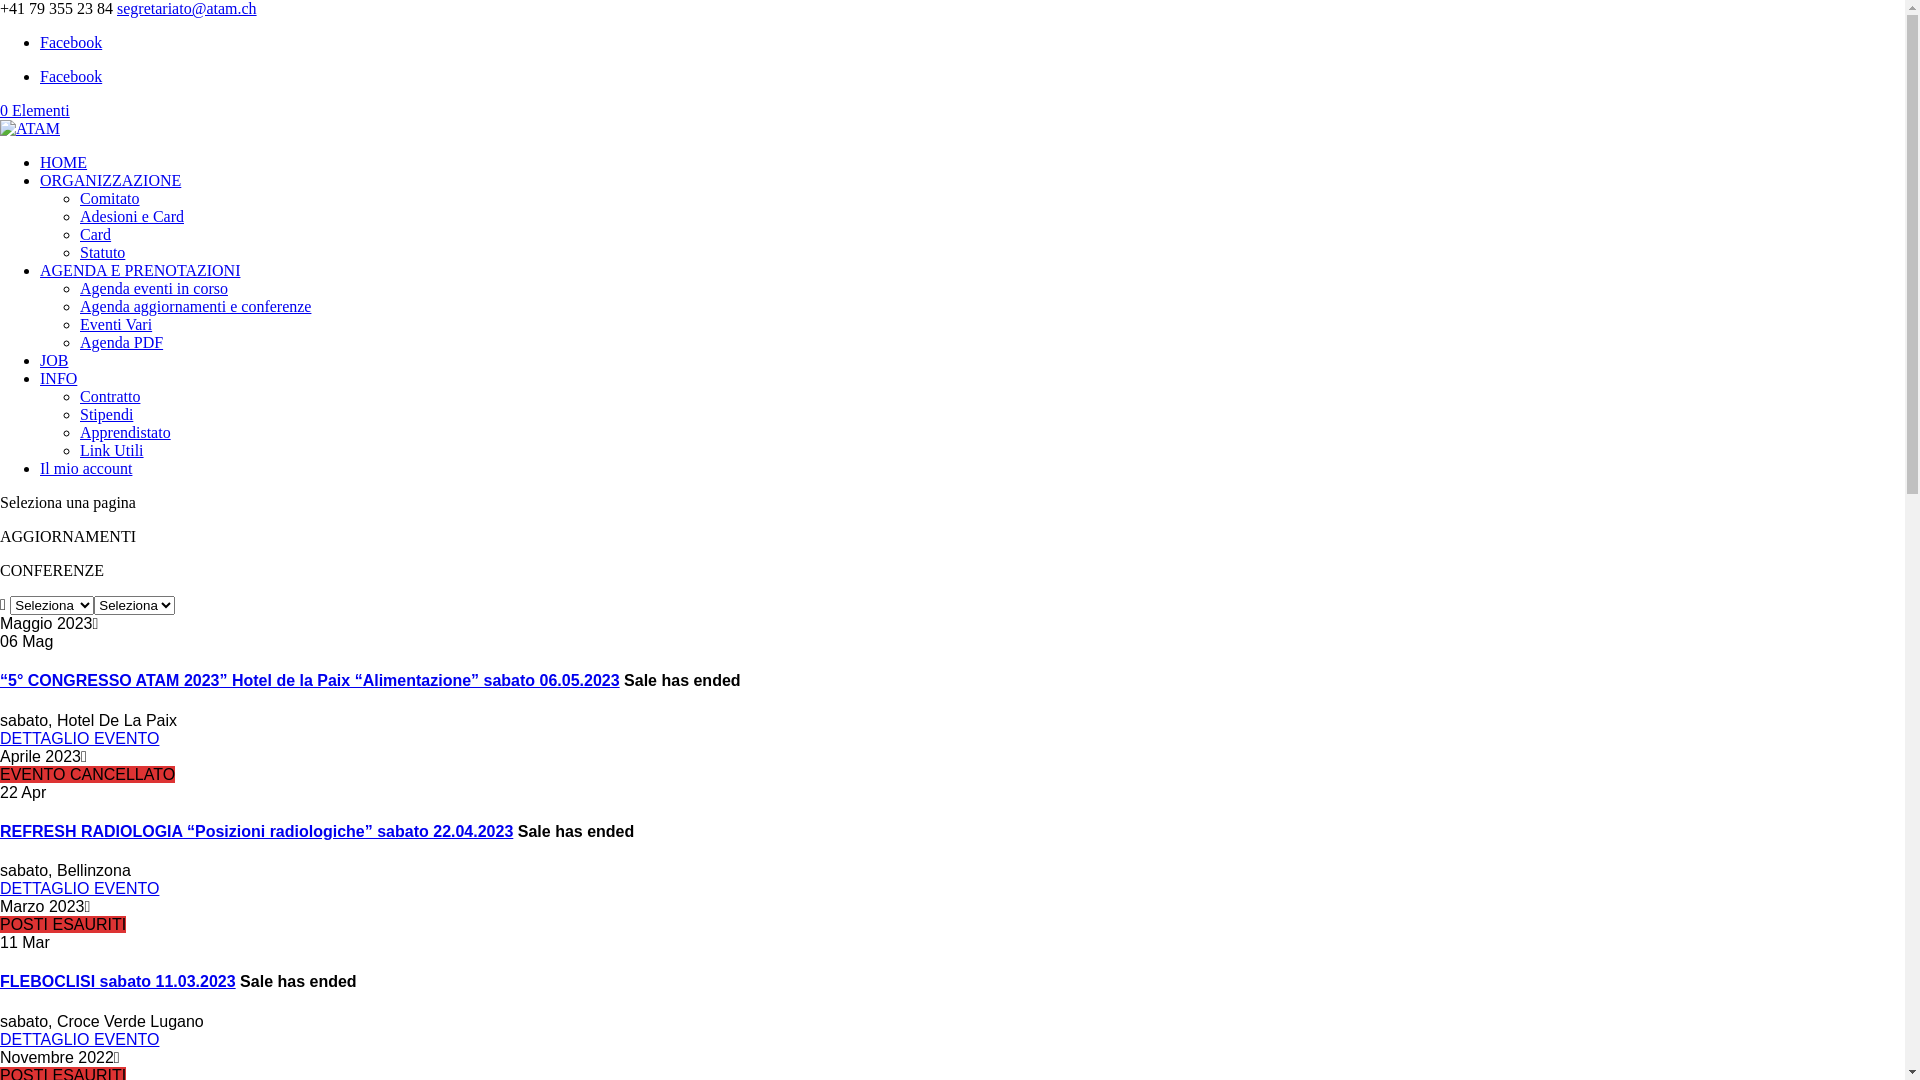 This screenshot has height=1080, width=1920. Describe the element at coordinates (39, 161) in the screenshot. I see `'HOME'` at that location.